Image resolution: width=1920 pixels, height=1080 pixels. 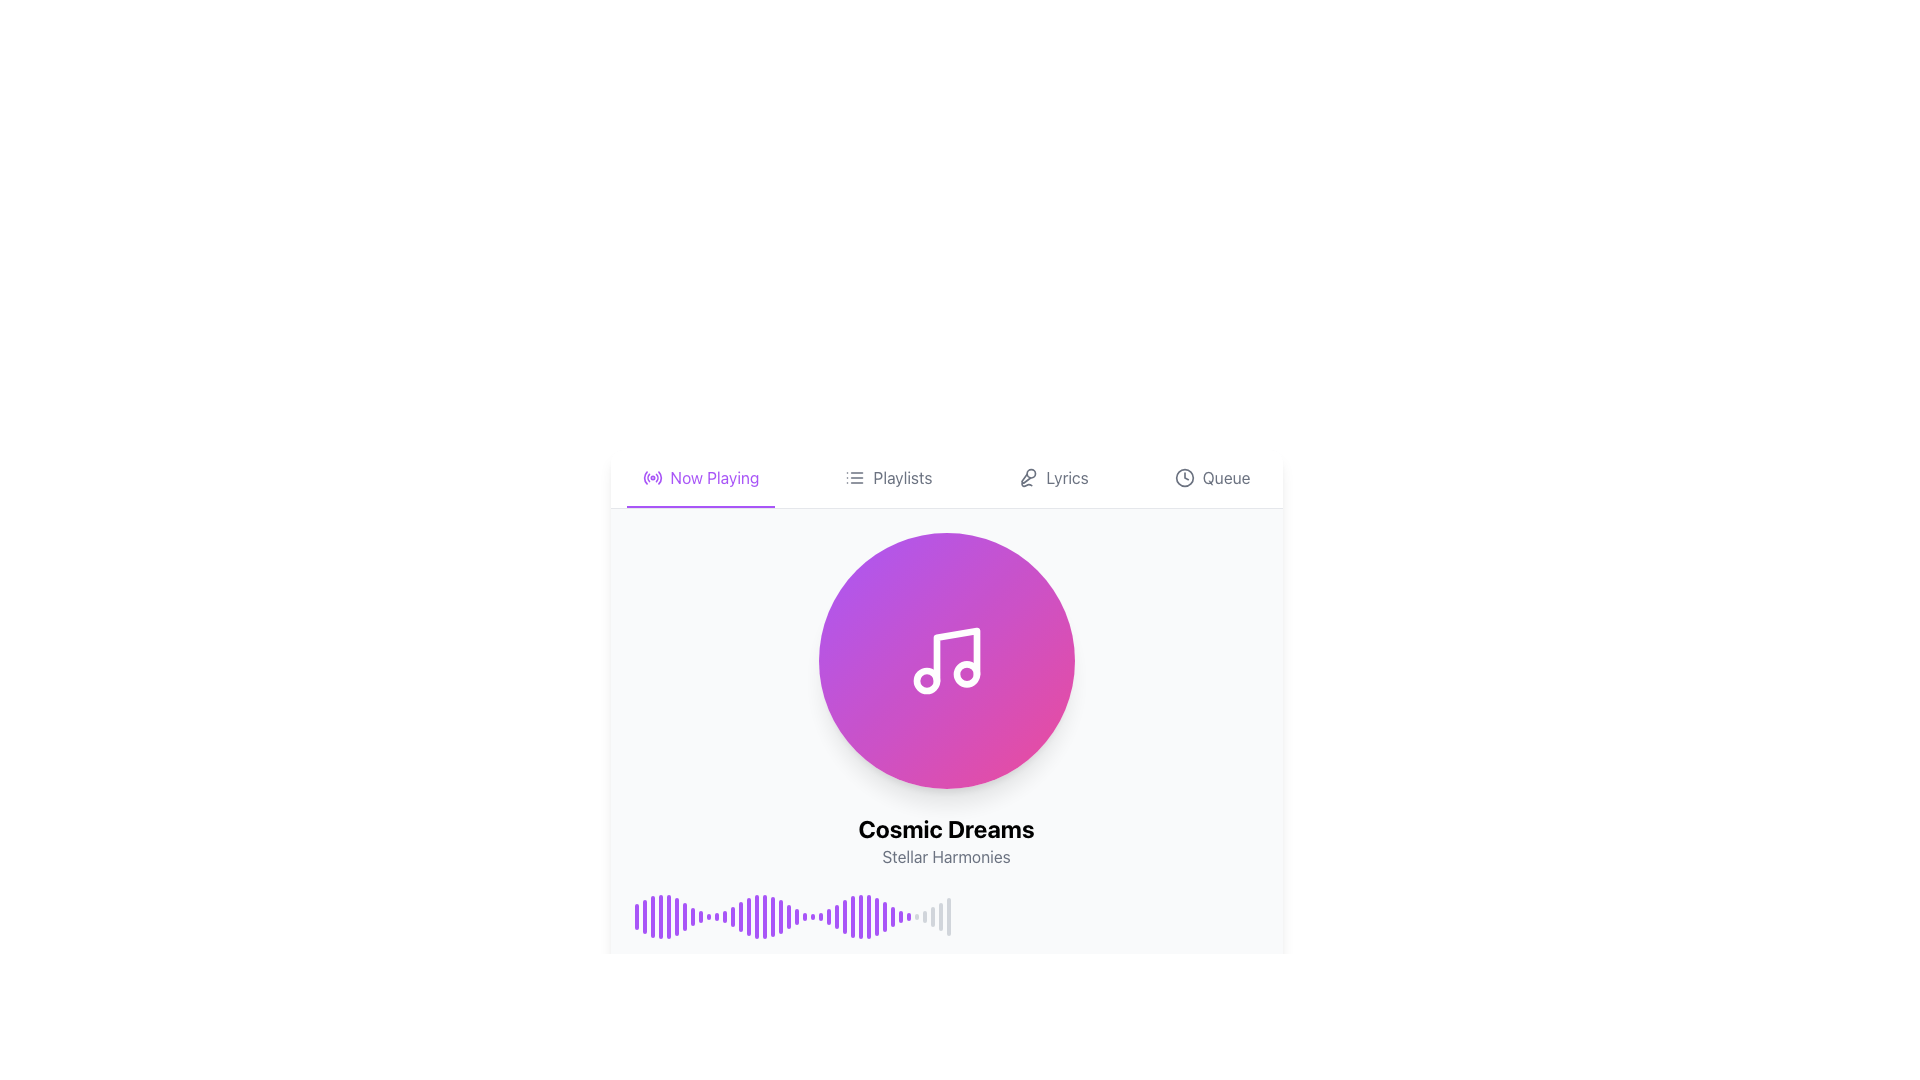 What do you see at coordinates (715, 478) in the screenshot?
I see `the 'Now Playing' text label, which is styled with a purple font and located in the header menu` at bounding box center [715, 478].